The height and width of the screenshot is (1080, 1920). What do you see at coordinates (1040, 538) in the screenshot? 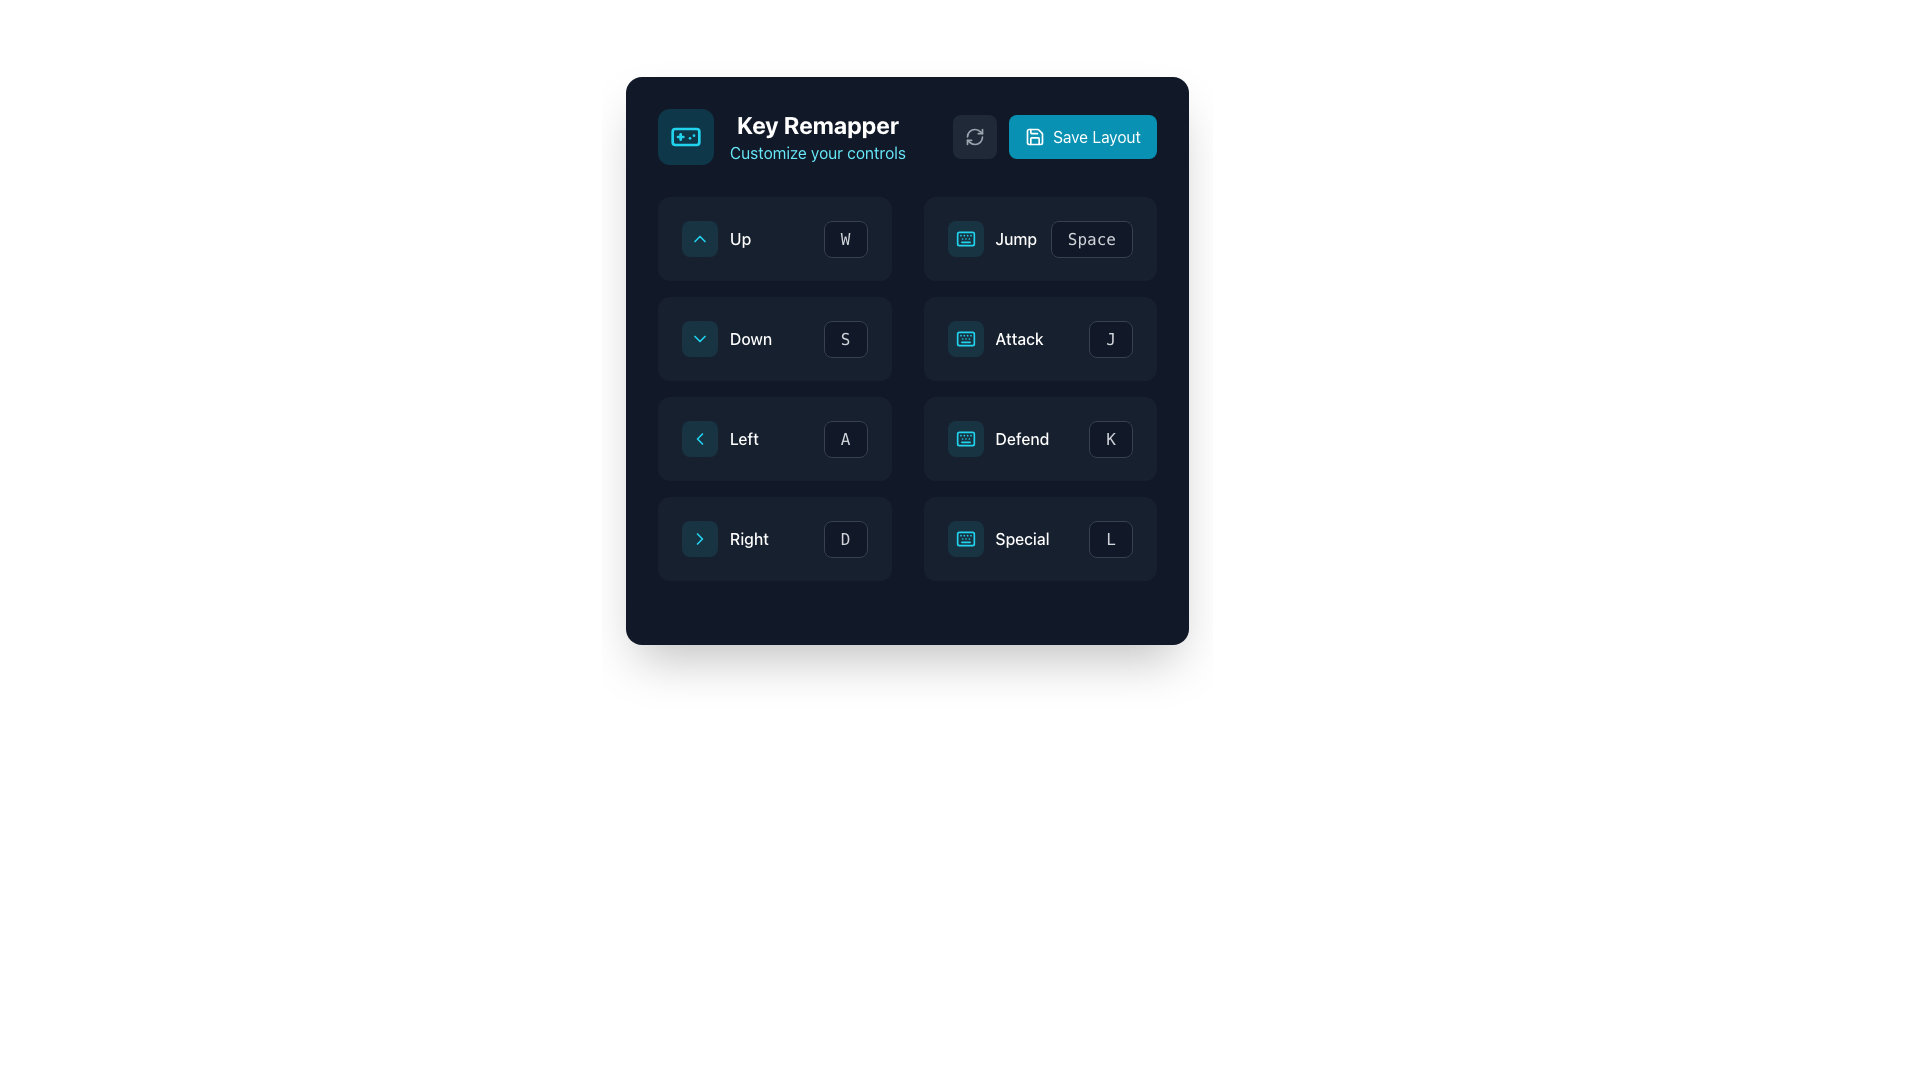
I see `the key-binding configuration button group labeled 'Special' with the keyboard icon, positioned at the bottom right of the remapping grid` at bounding box center [1040, 538].